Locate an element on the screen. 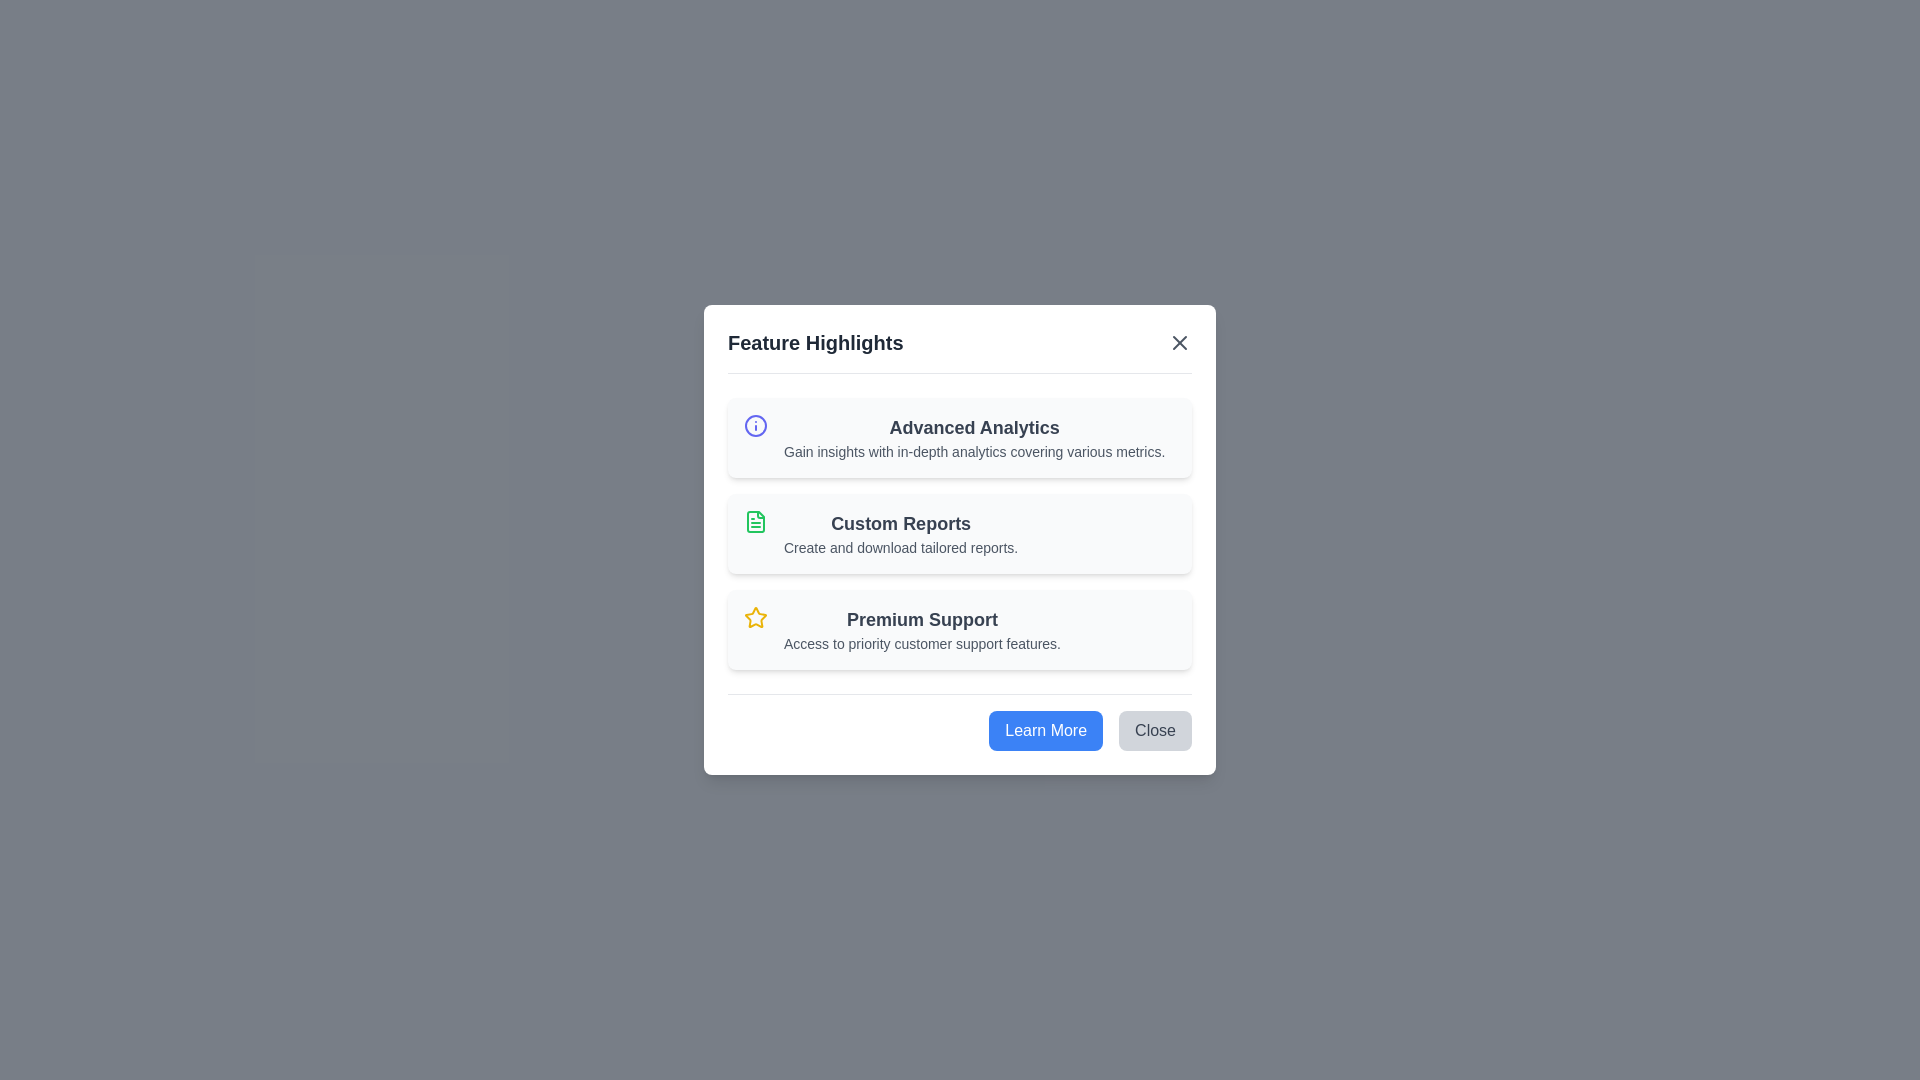 The width and height of the screenshot is (1920, 1080). the star icon with a yellow outline located in the 'Premium Support' section, adjacent to the text 'Premium Support Access to priority customer support features.' is located at coordinates (754, 616).